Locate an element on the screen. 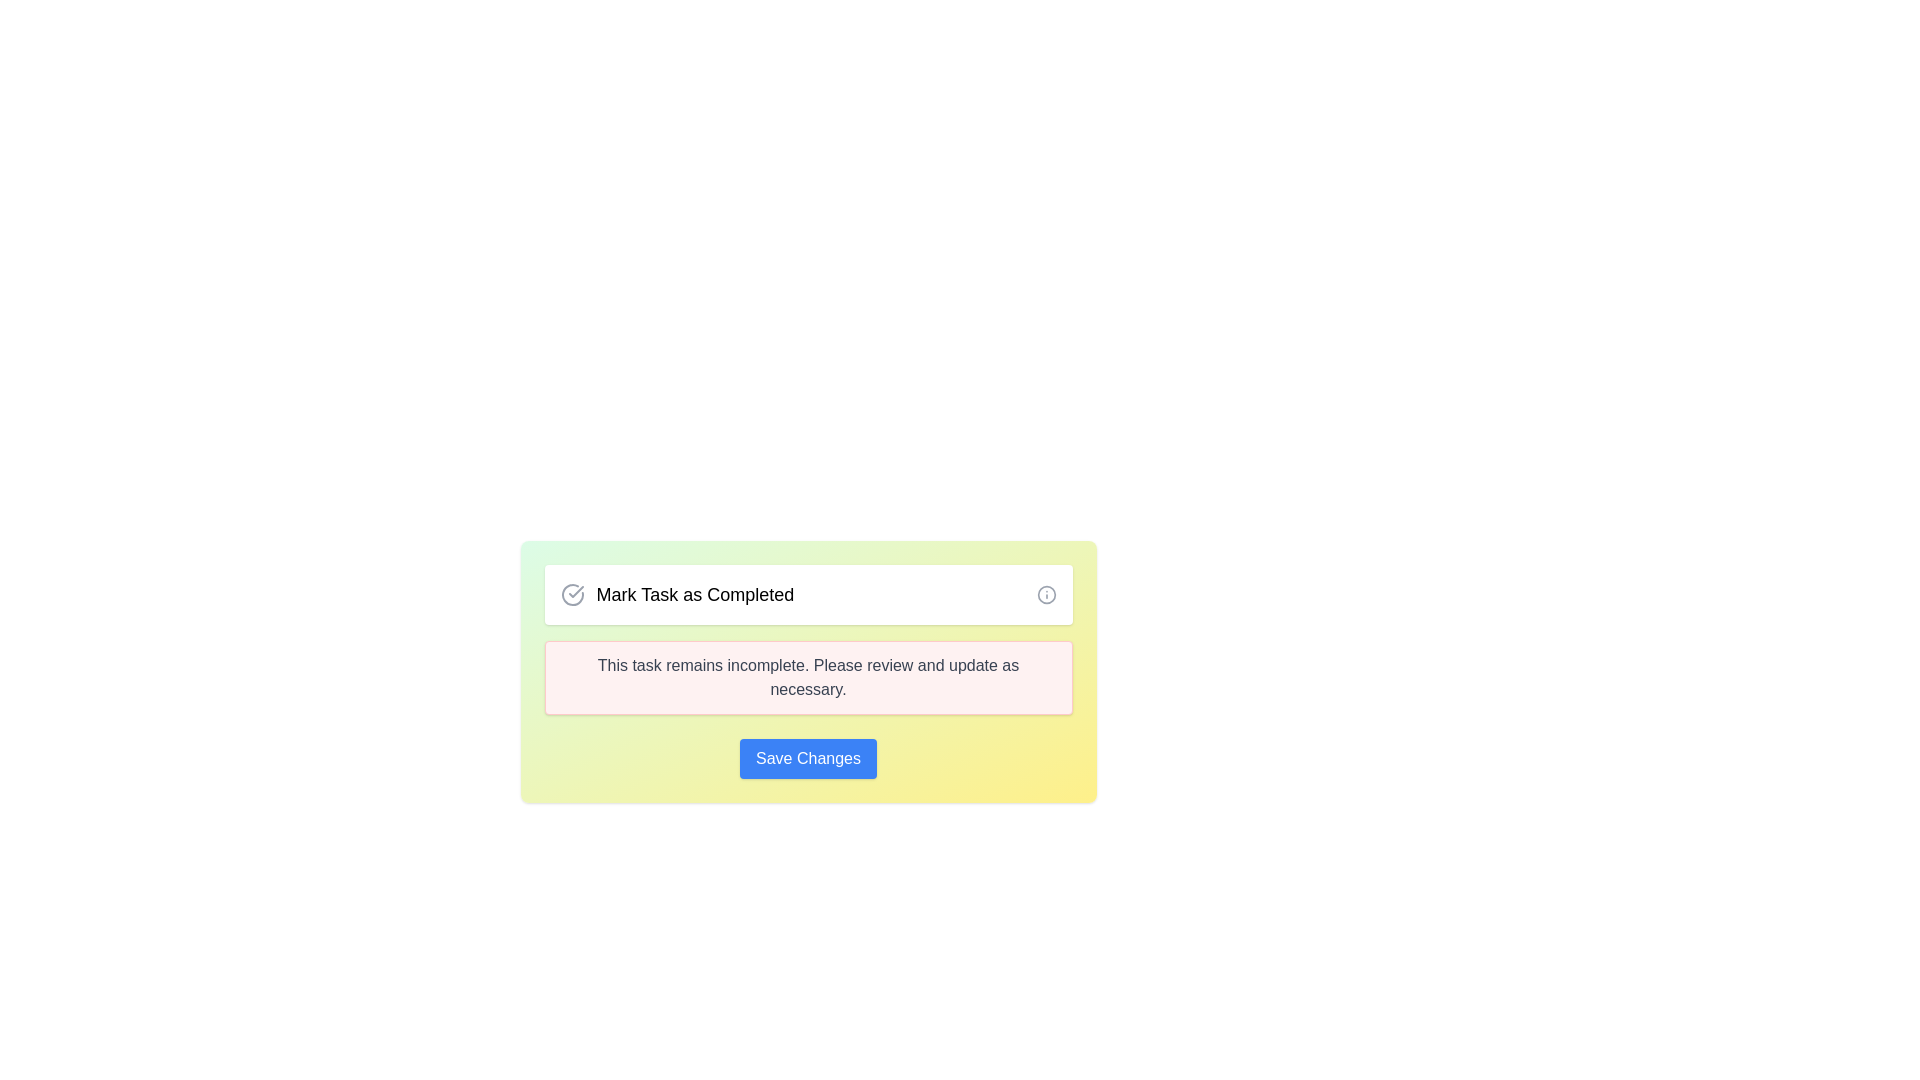 This screenshot has width=1920, height=1080. the Information Icon located on the rightmost side of the 'Mark Task as Completed' component is located at coordinates (1045, 593).